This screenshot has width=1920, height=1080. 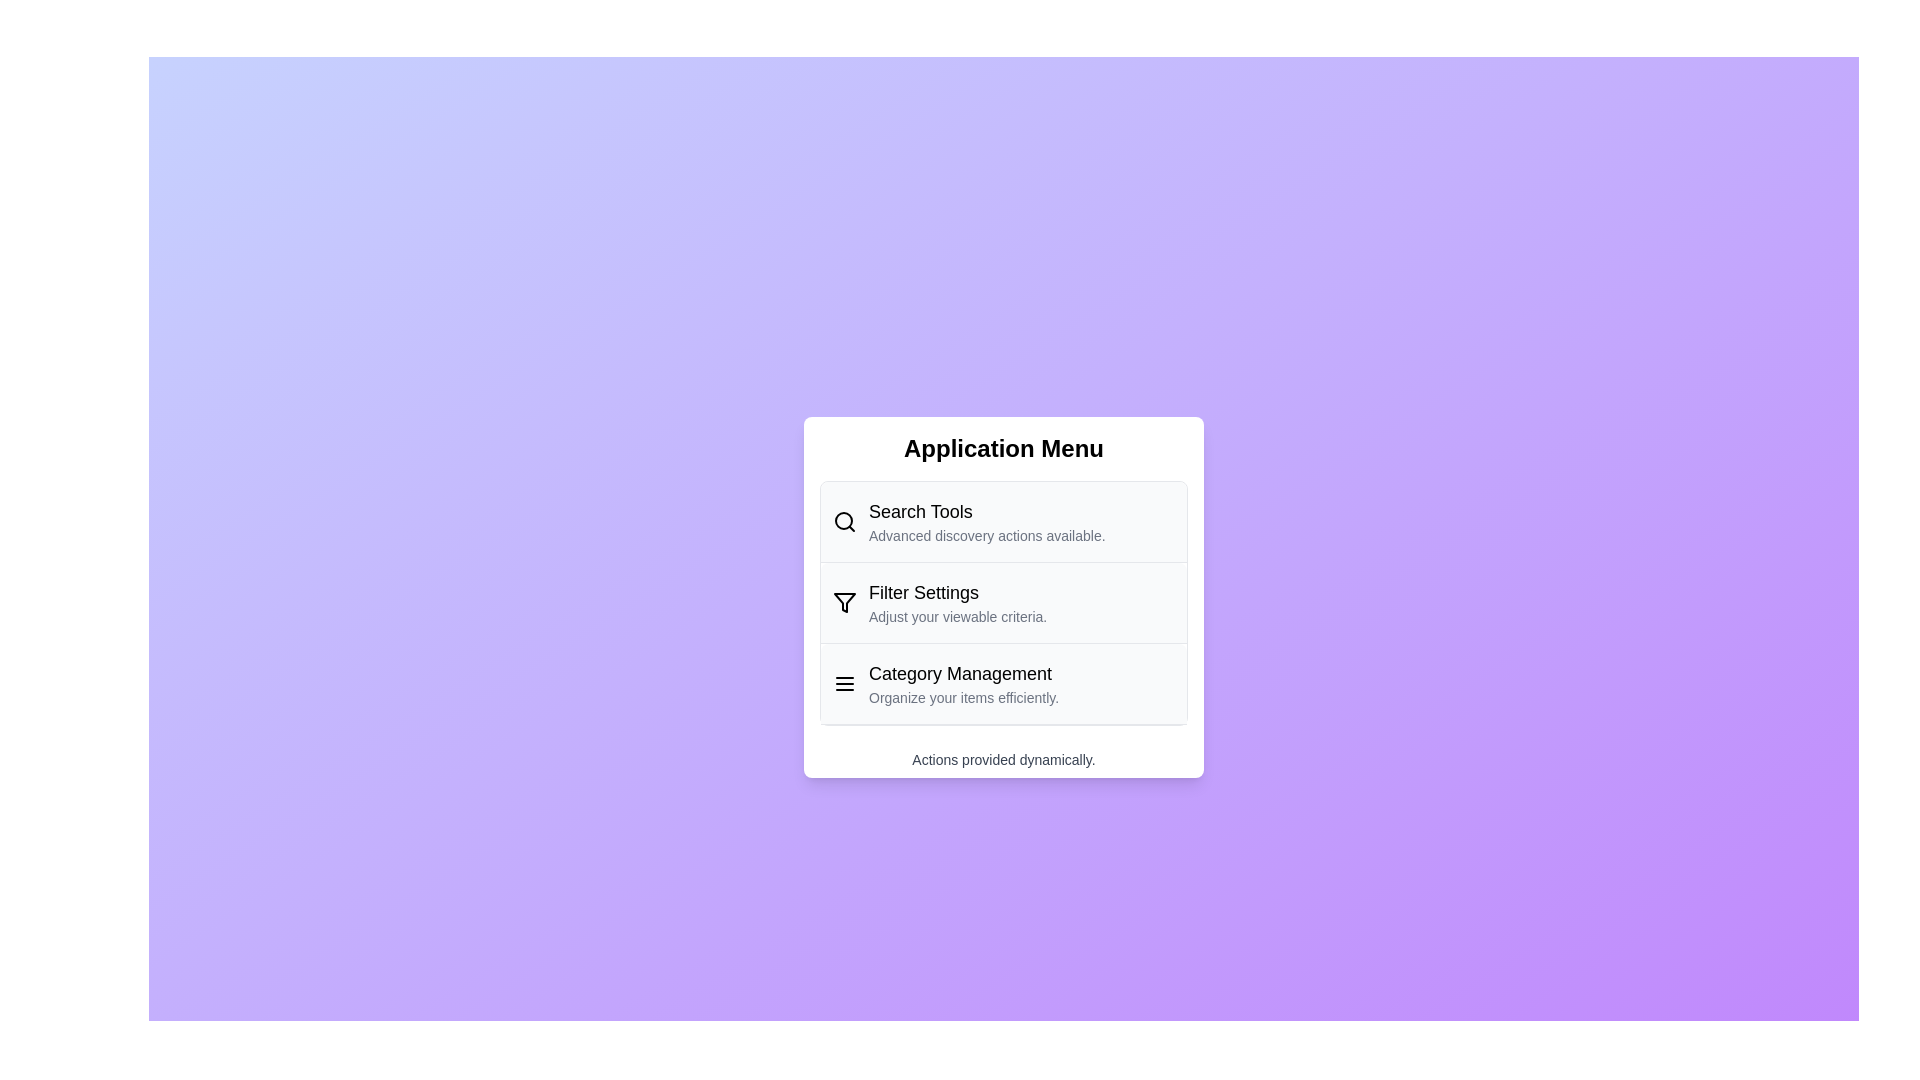 I want to click on the menu item corresponding to Category Management to open its section, so click(x=1003, y=682).